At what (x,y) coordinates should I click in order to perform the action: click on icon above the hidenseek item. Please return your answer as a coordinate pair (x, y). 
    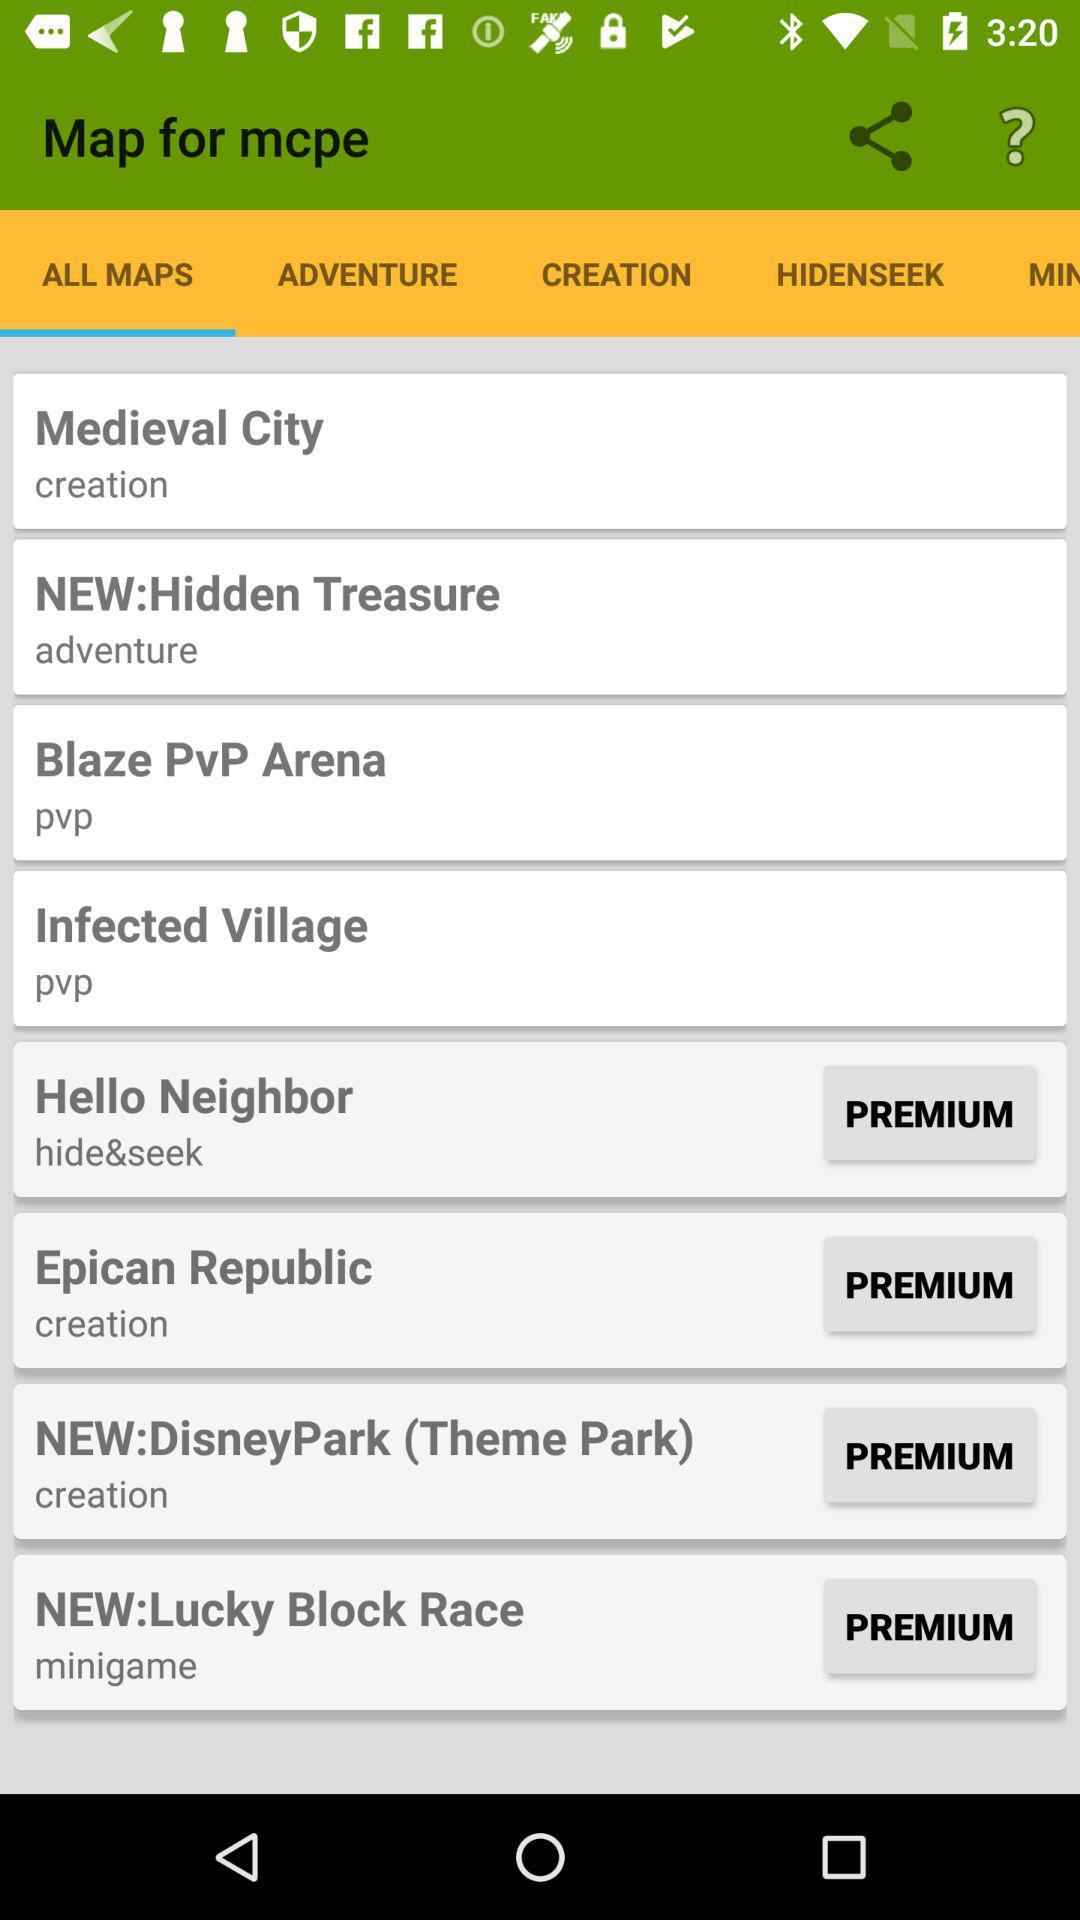
    Looking at the image, I should click on (1017, 135).